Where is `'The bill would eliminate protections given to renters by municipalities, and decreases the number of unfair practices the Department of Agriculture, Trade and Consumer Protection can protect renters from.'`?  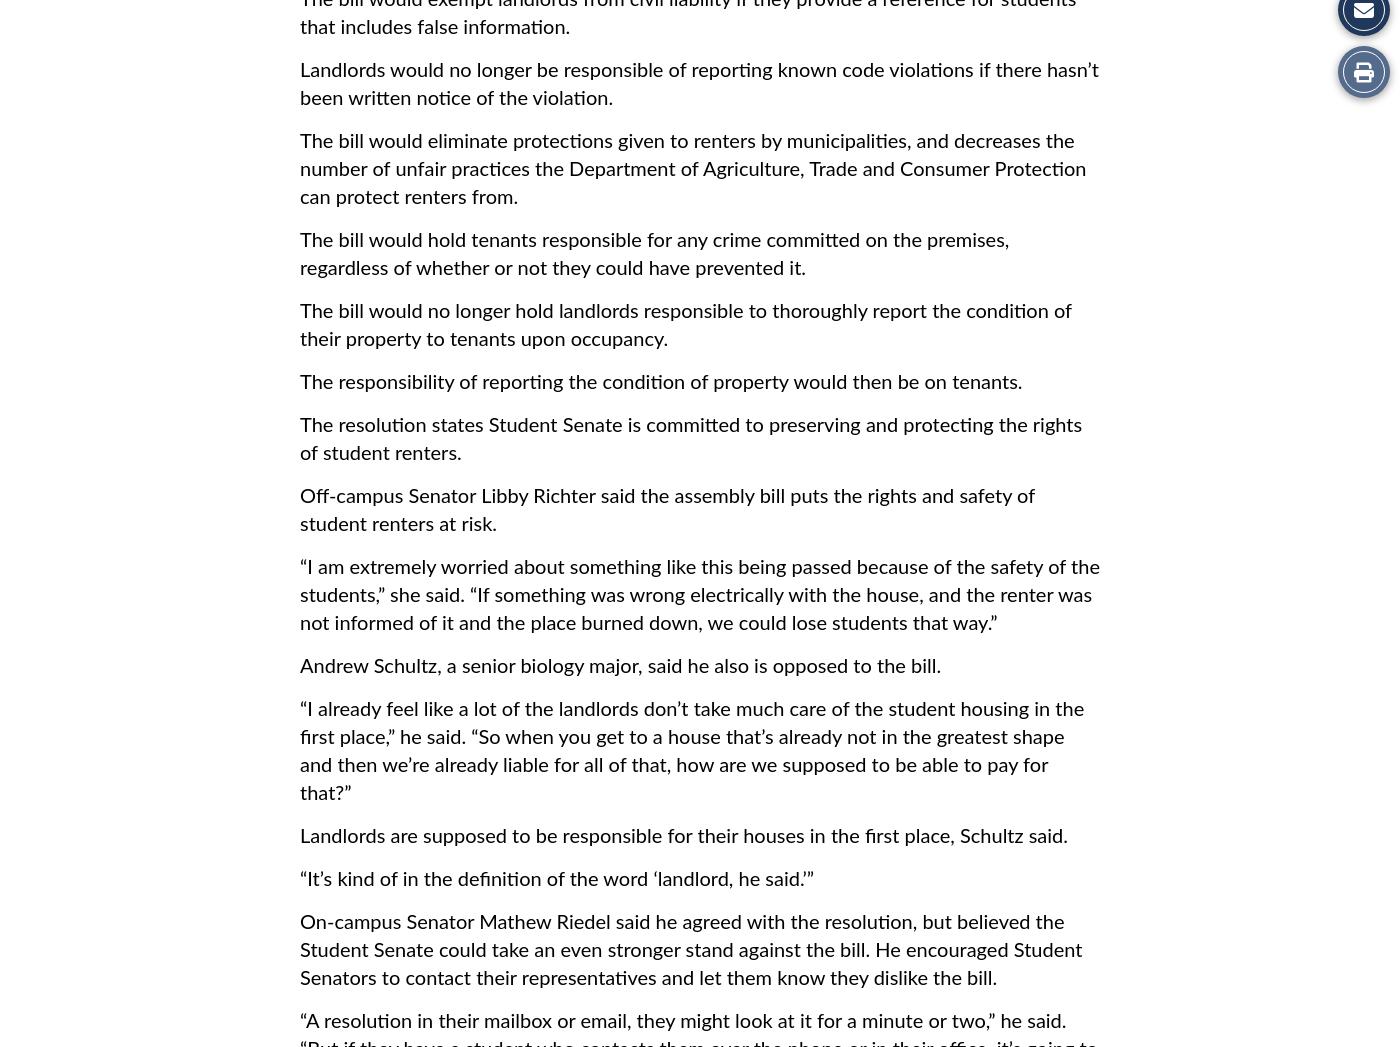
'The bill would eliminate protections given to renters by municipalities, and decreases the number of unfair practices the Department of Agriculture, Trade and Consumer Protection can protect renters from.' is located at coordinates (693, 170).